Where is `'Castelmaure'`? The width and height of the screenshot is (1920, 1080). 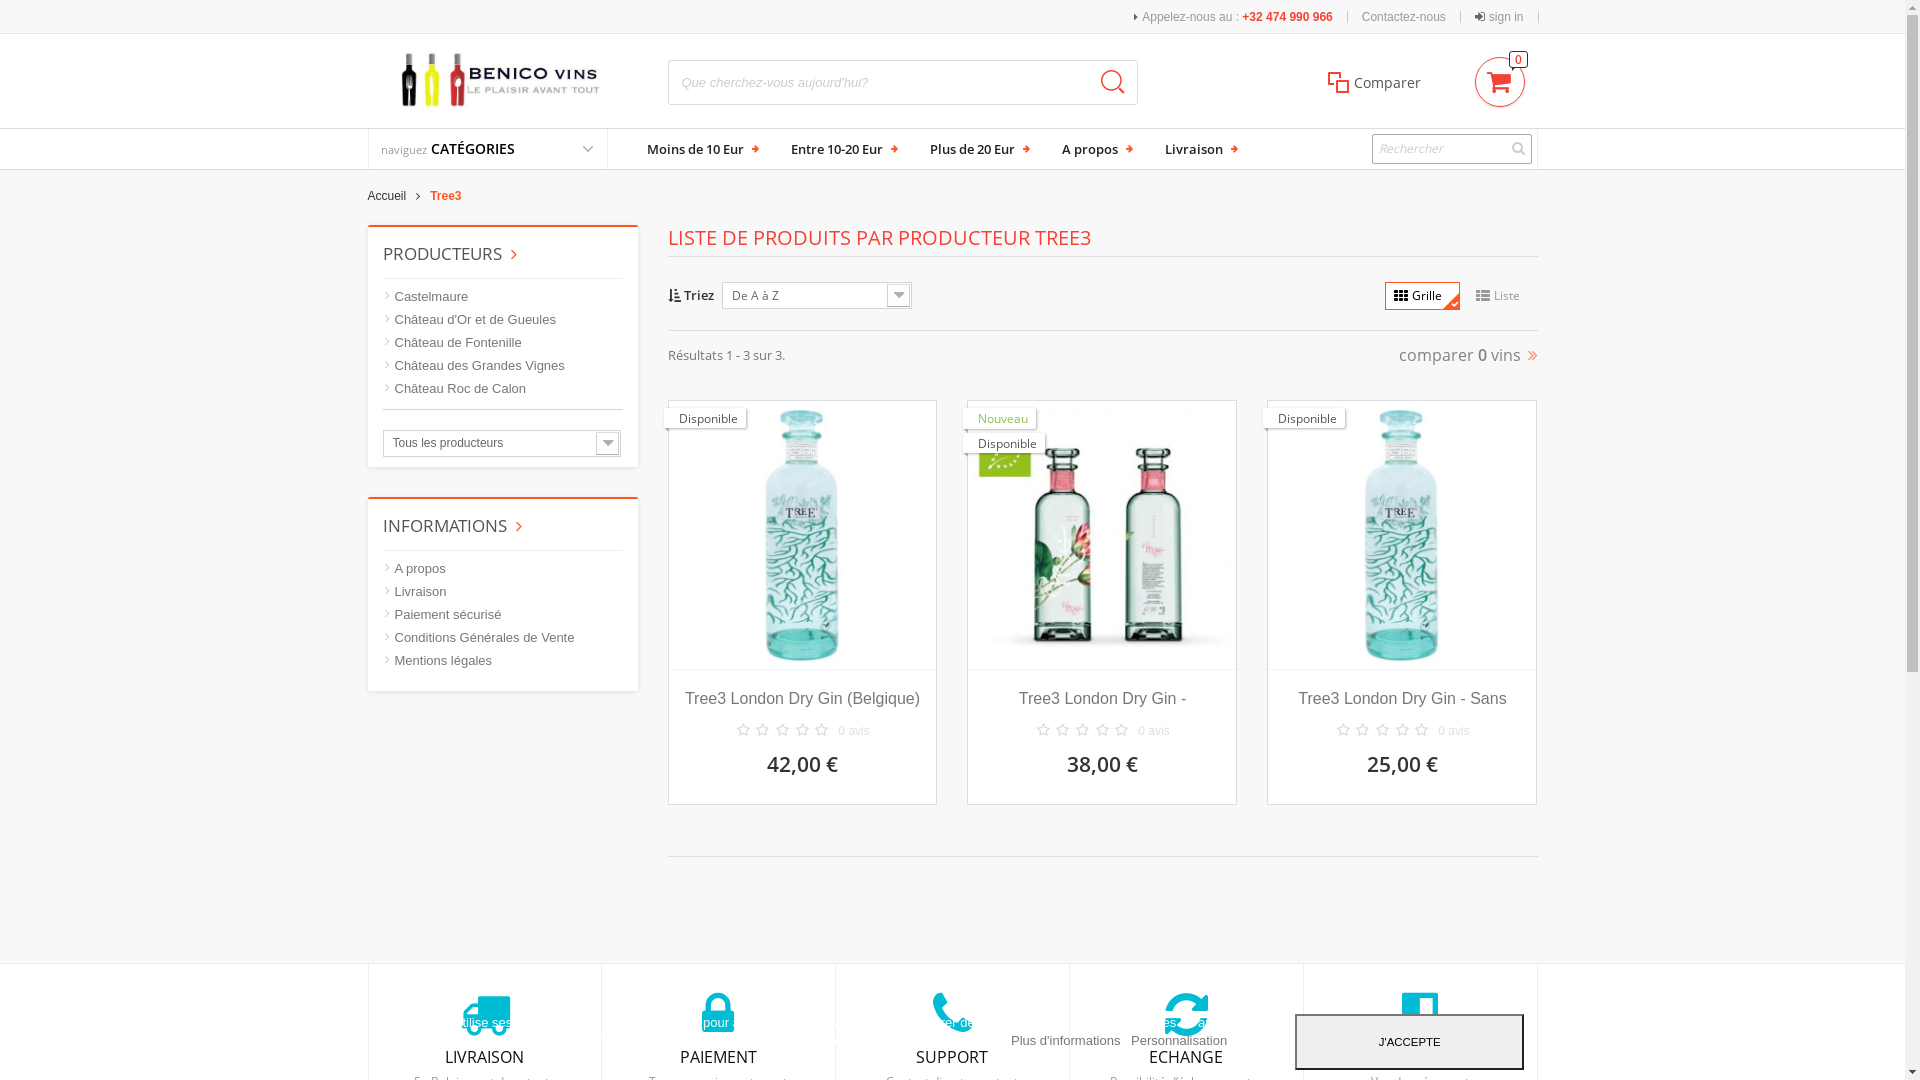
'Castelmaure' is located at coordinates (424, 297).